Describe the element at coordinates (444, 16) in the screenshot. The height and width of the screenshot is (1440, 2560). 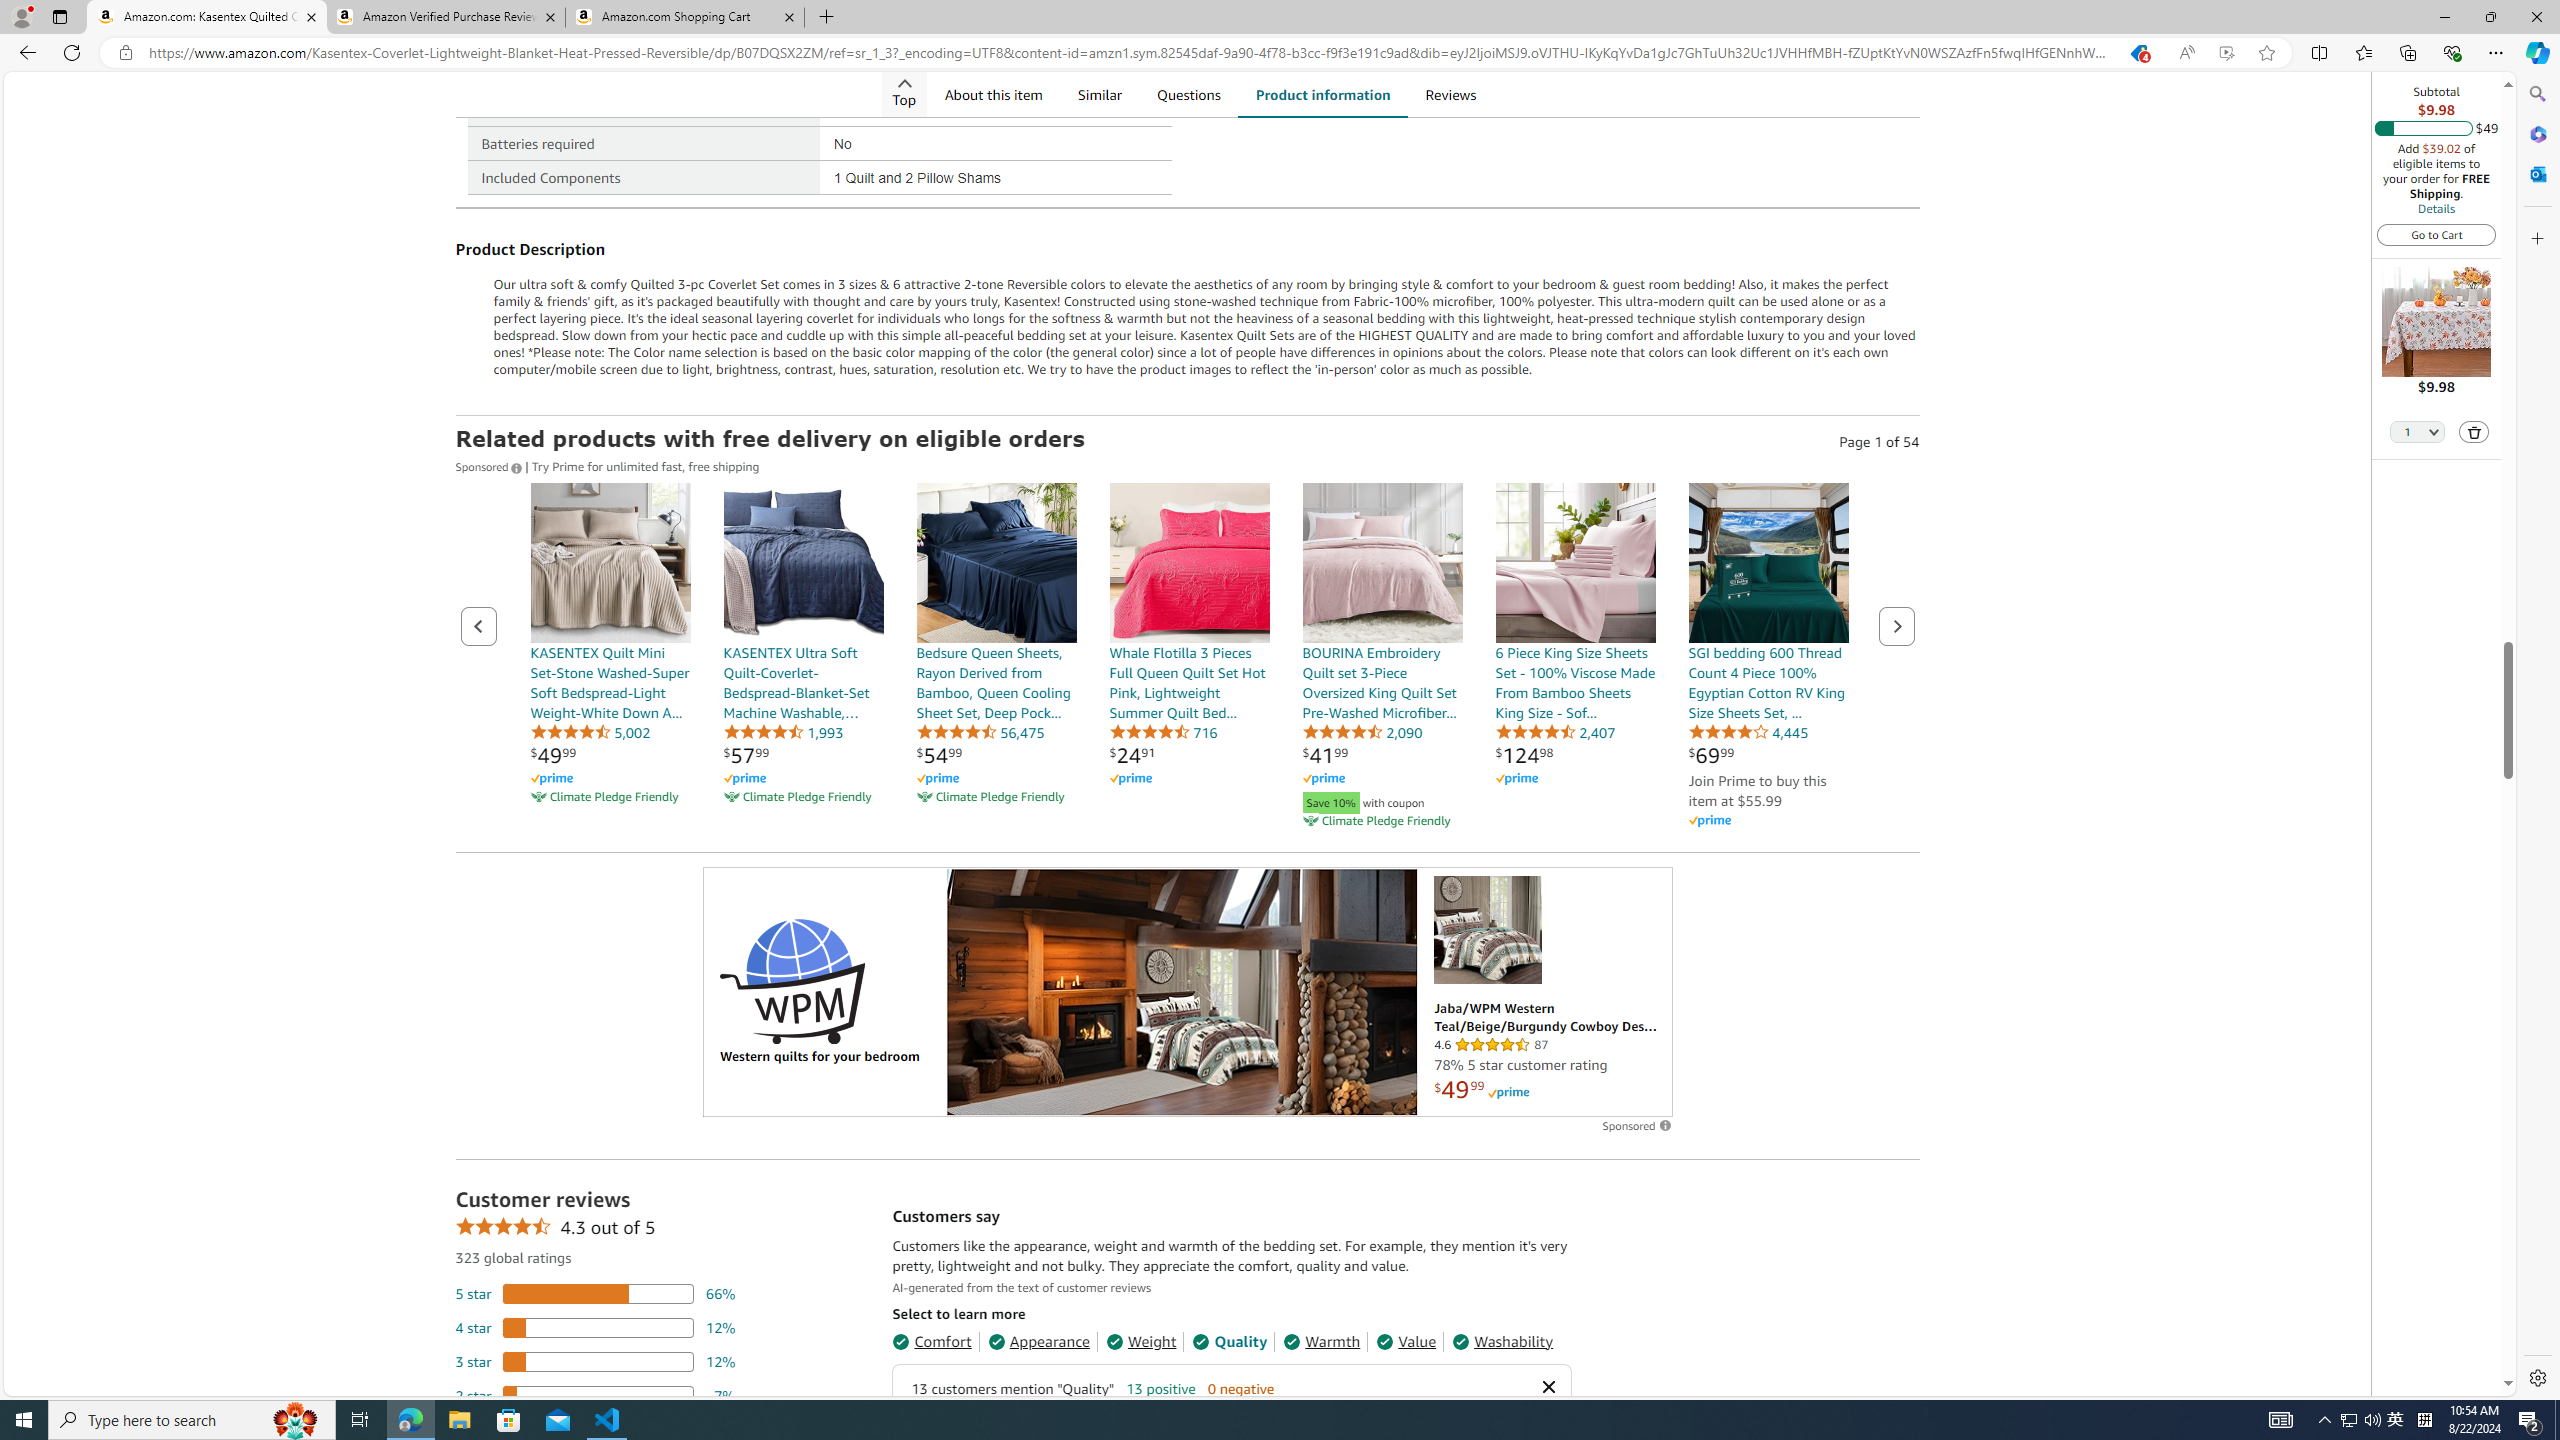
I see `'Amazon Verified Purchase Reviews - Amazon Customer Service'` at that location.